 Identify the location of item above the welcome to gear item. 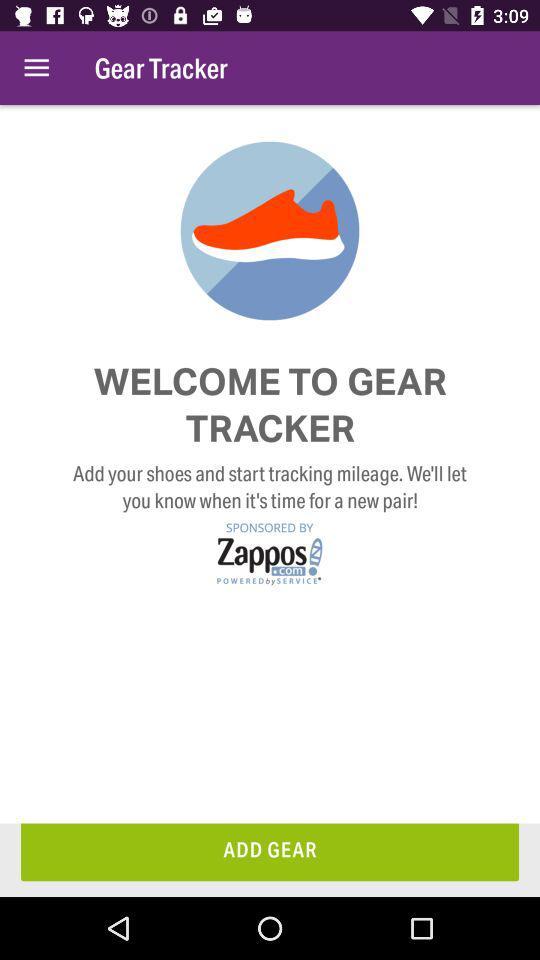
(36, 68).